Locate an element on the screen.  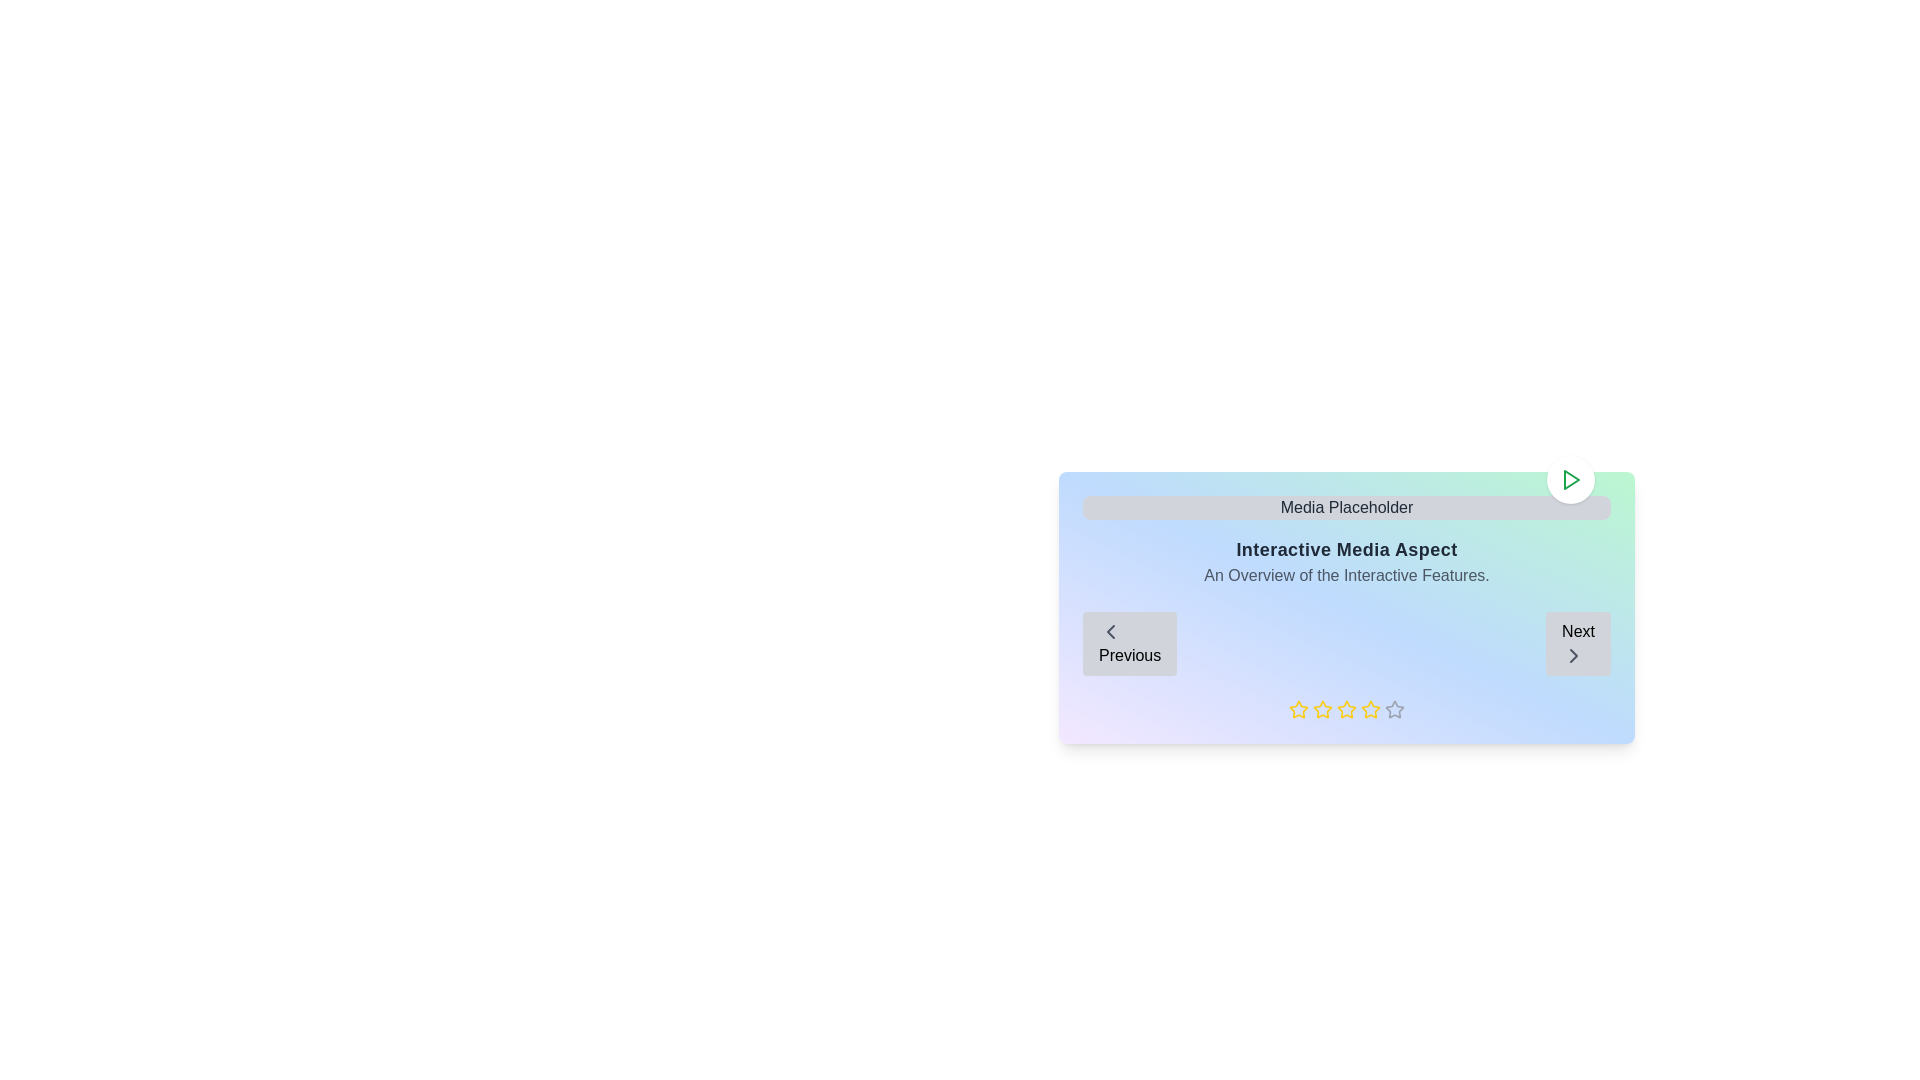
the sixth interactive rating star icon for selecting a rating value is located at coordinates (1370, 708).